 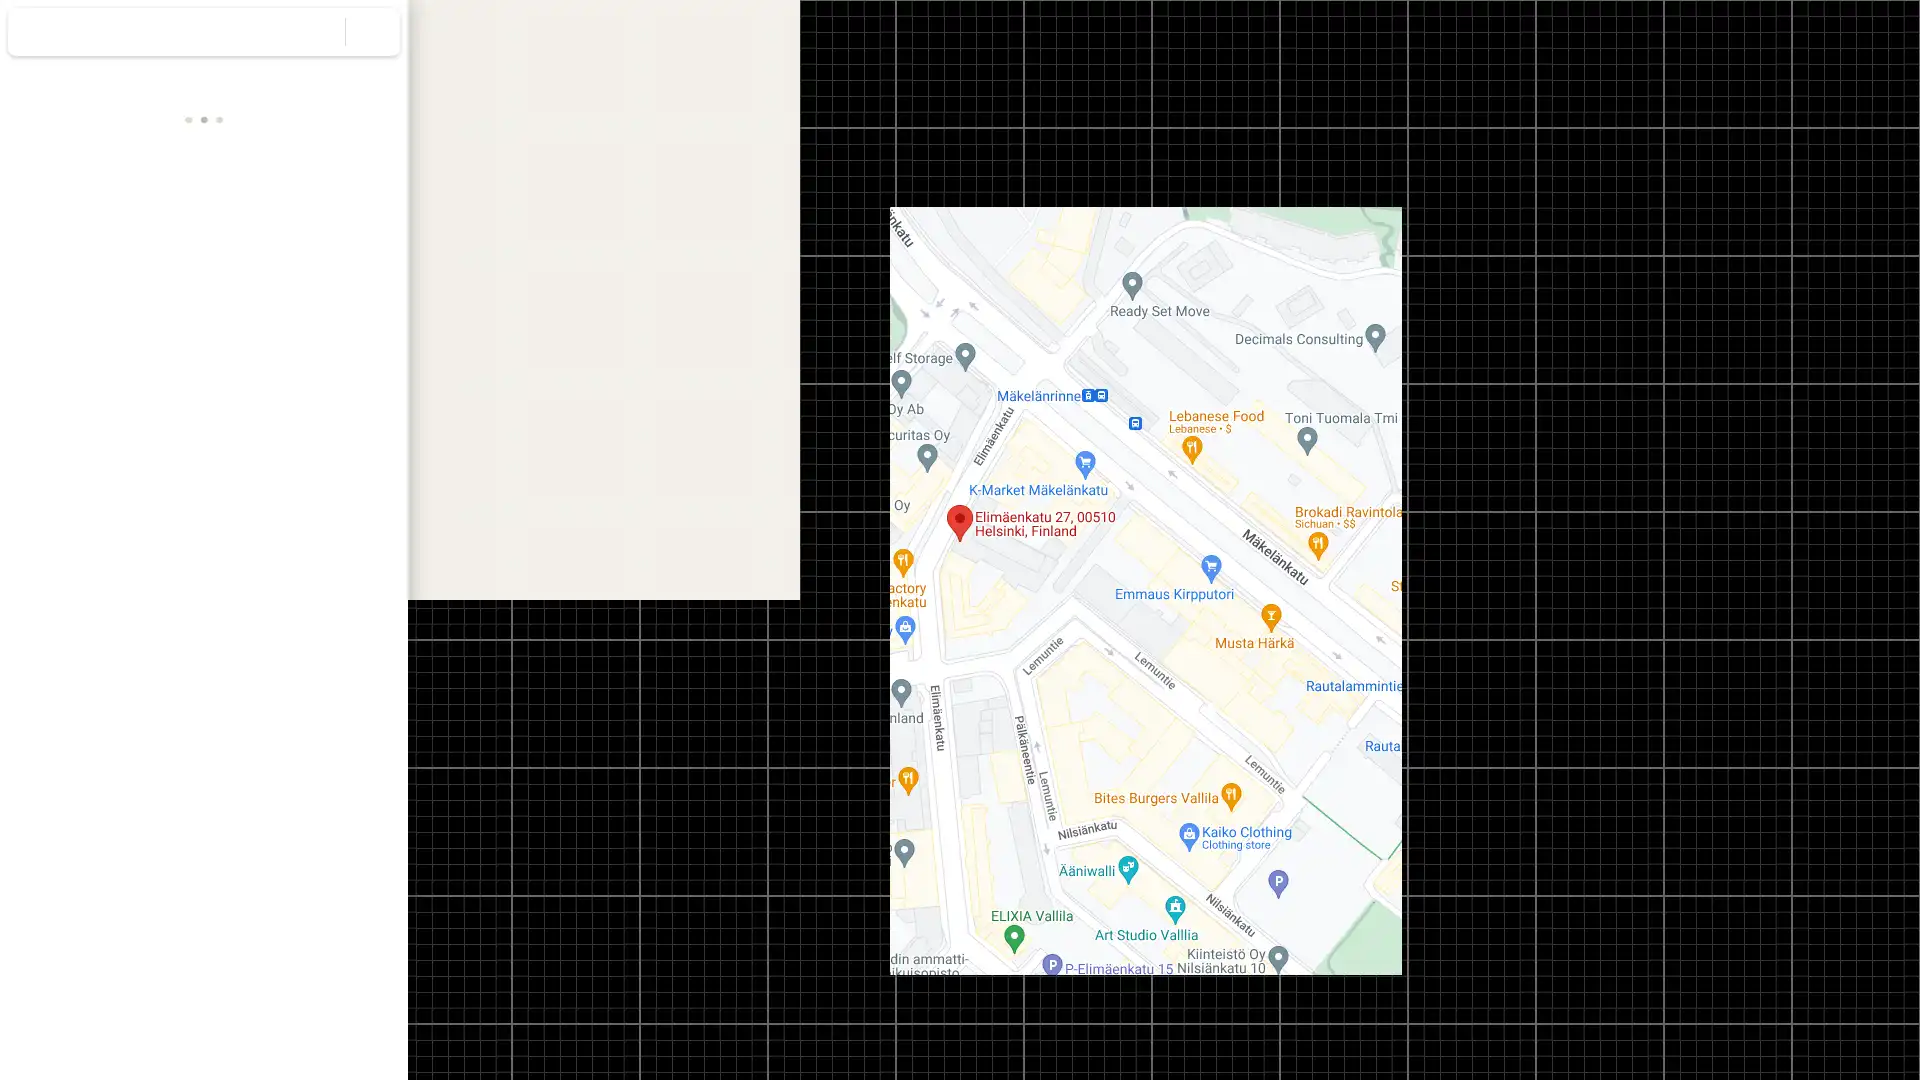 I want to click on Share Elimaenkatu 27, so click(x=349, y=342).